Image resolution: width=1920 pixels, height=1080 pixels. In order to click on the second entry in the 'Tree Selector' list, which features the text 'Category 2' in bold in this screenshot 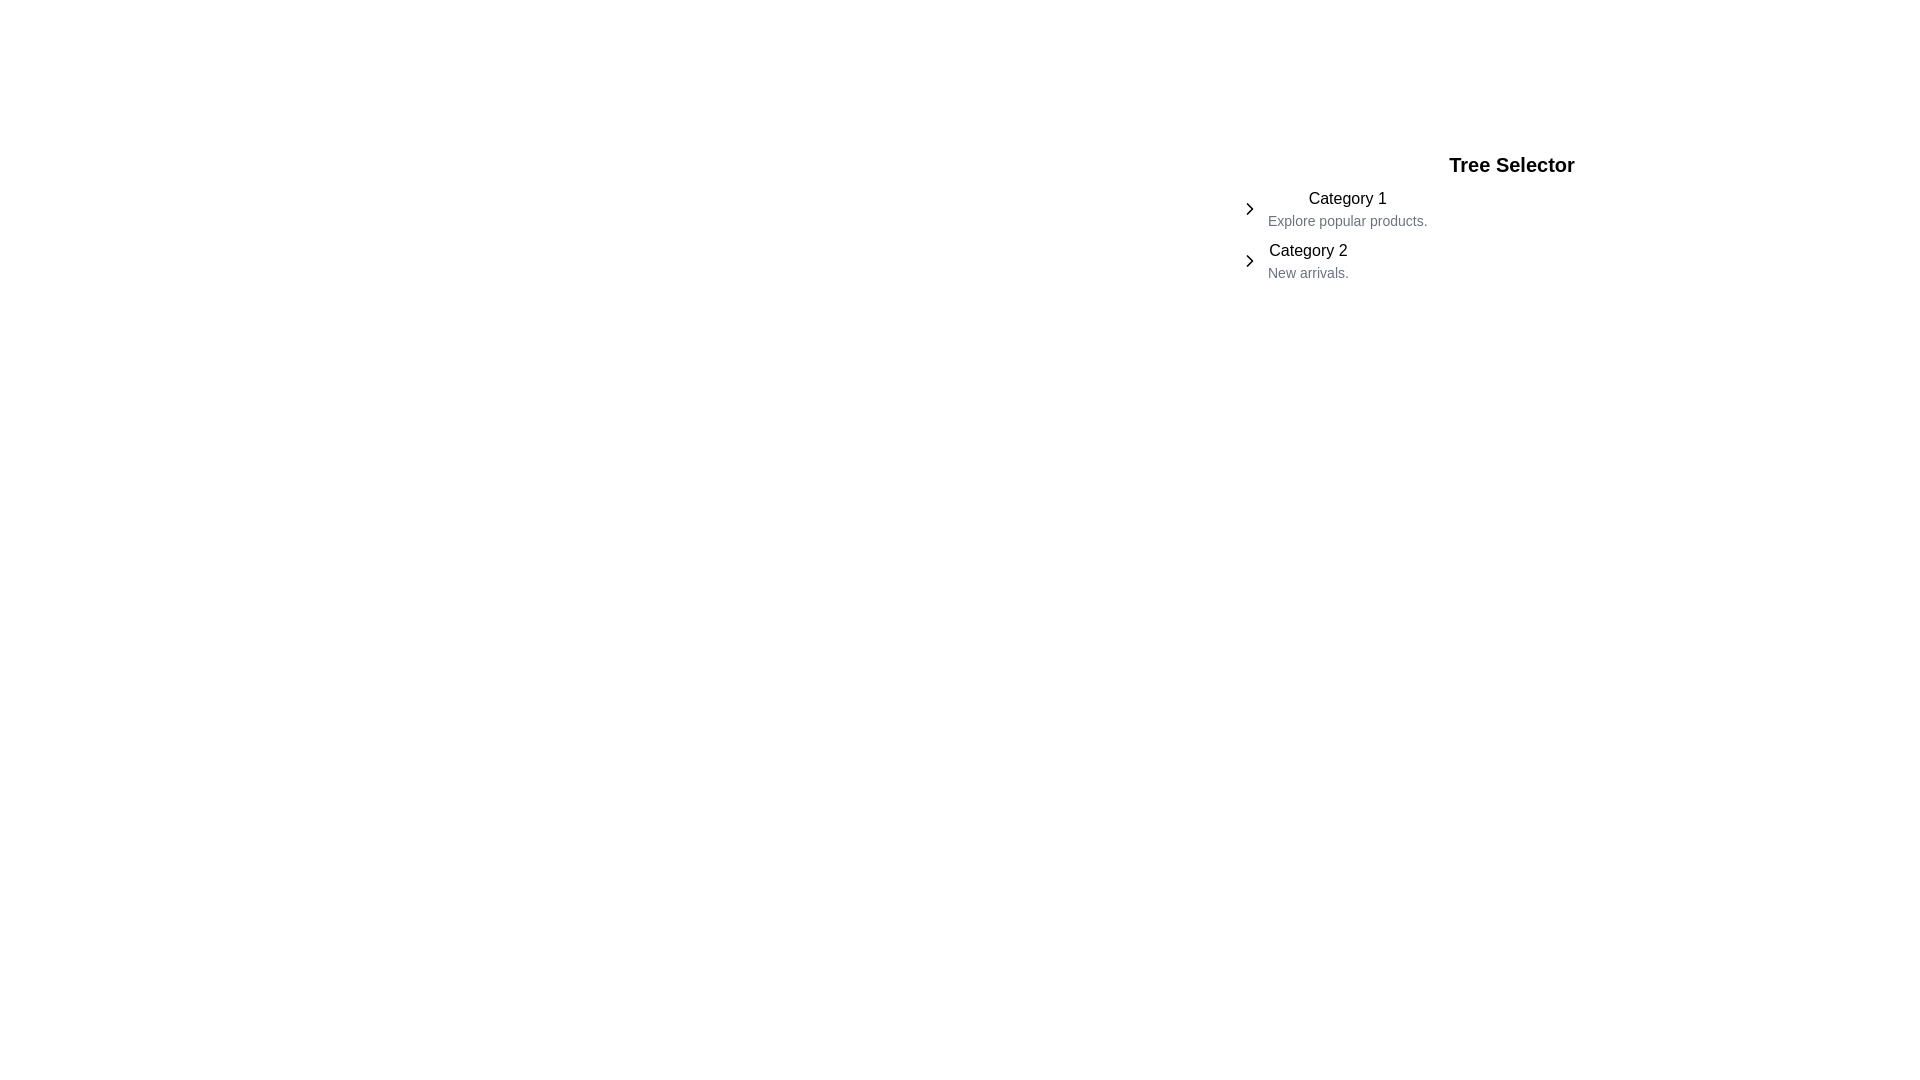, I will do `click(1308, 260)`.